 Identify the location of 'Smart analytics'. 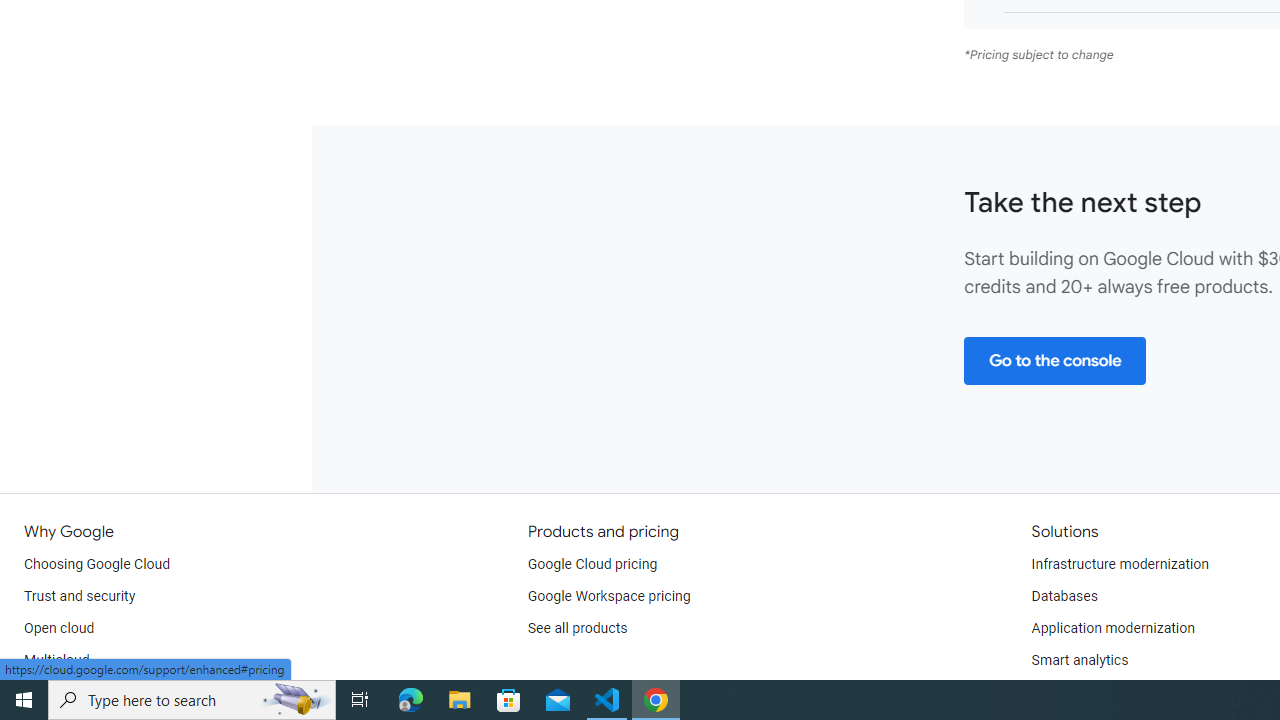
(1078, 660).